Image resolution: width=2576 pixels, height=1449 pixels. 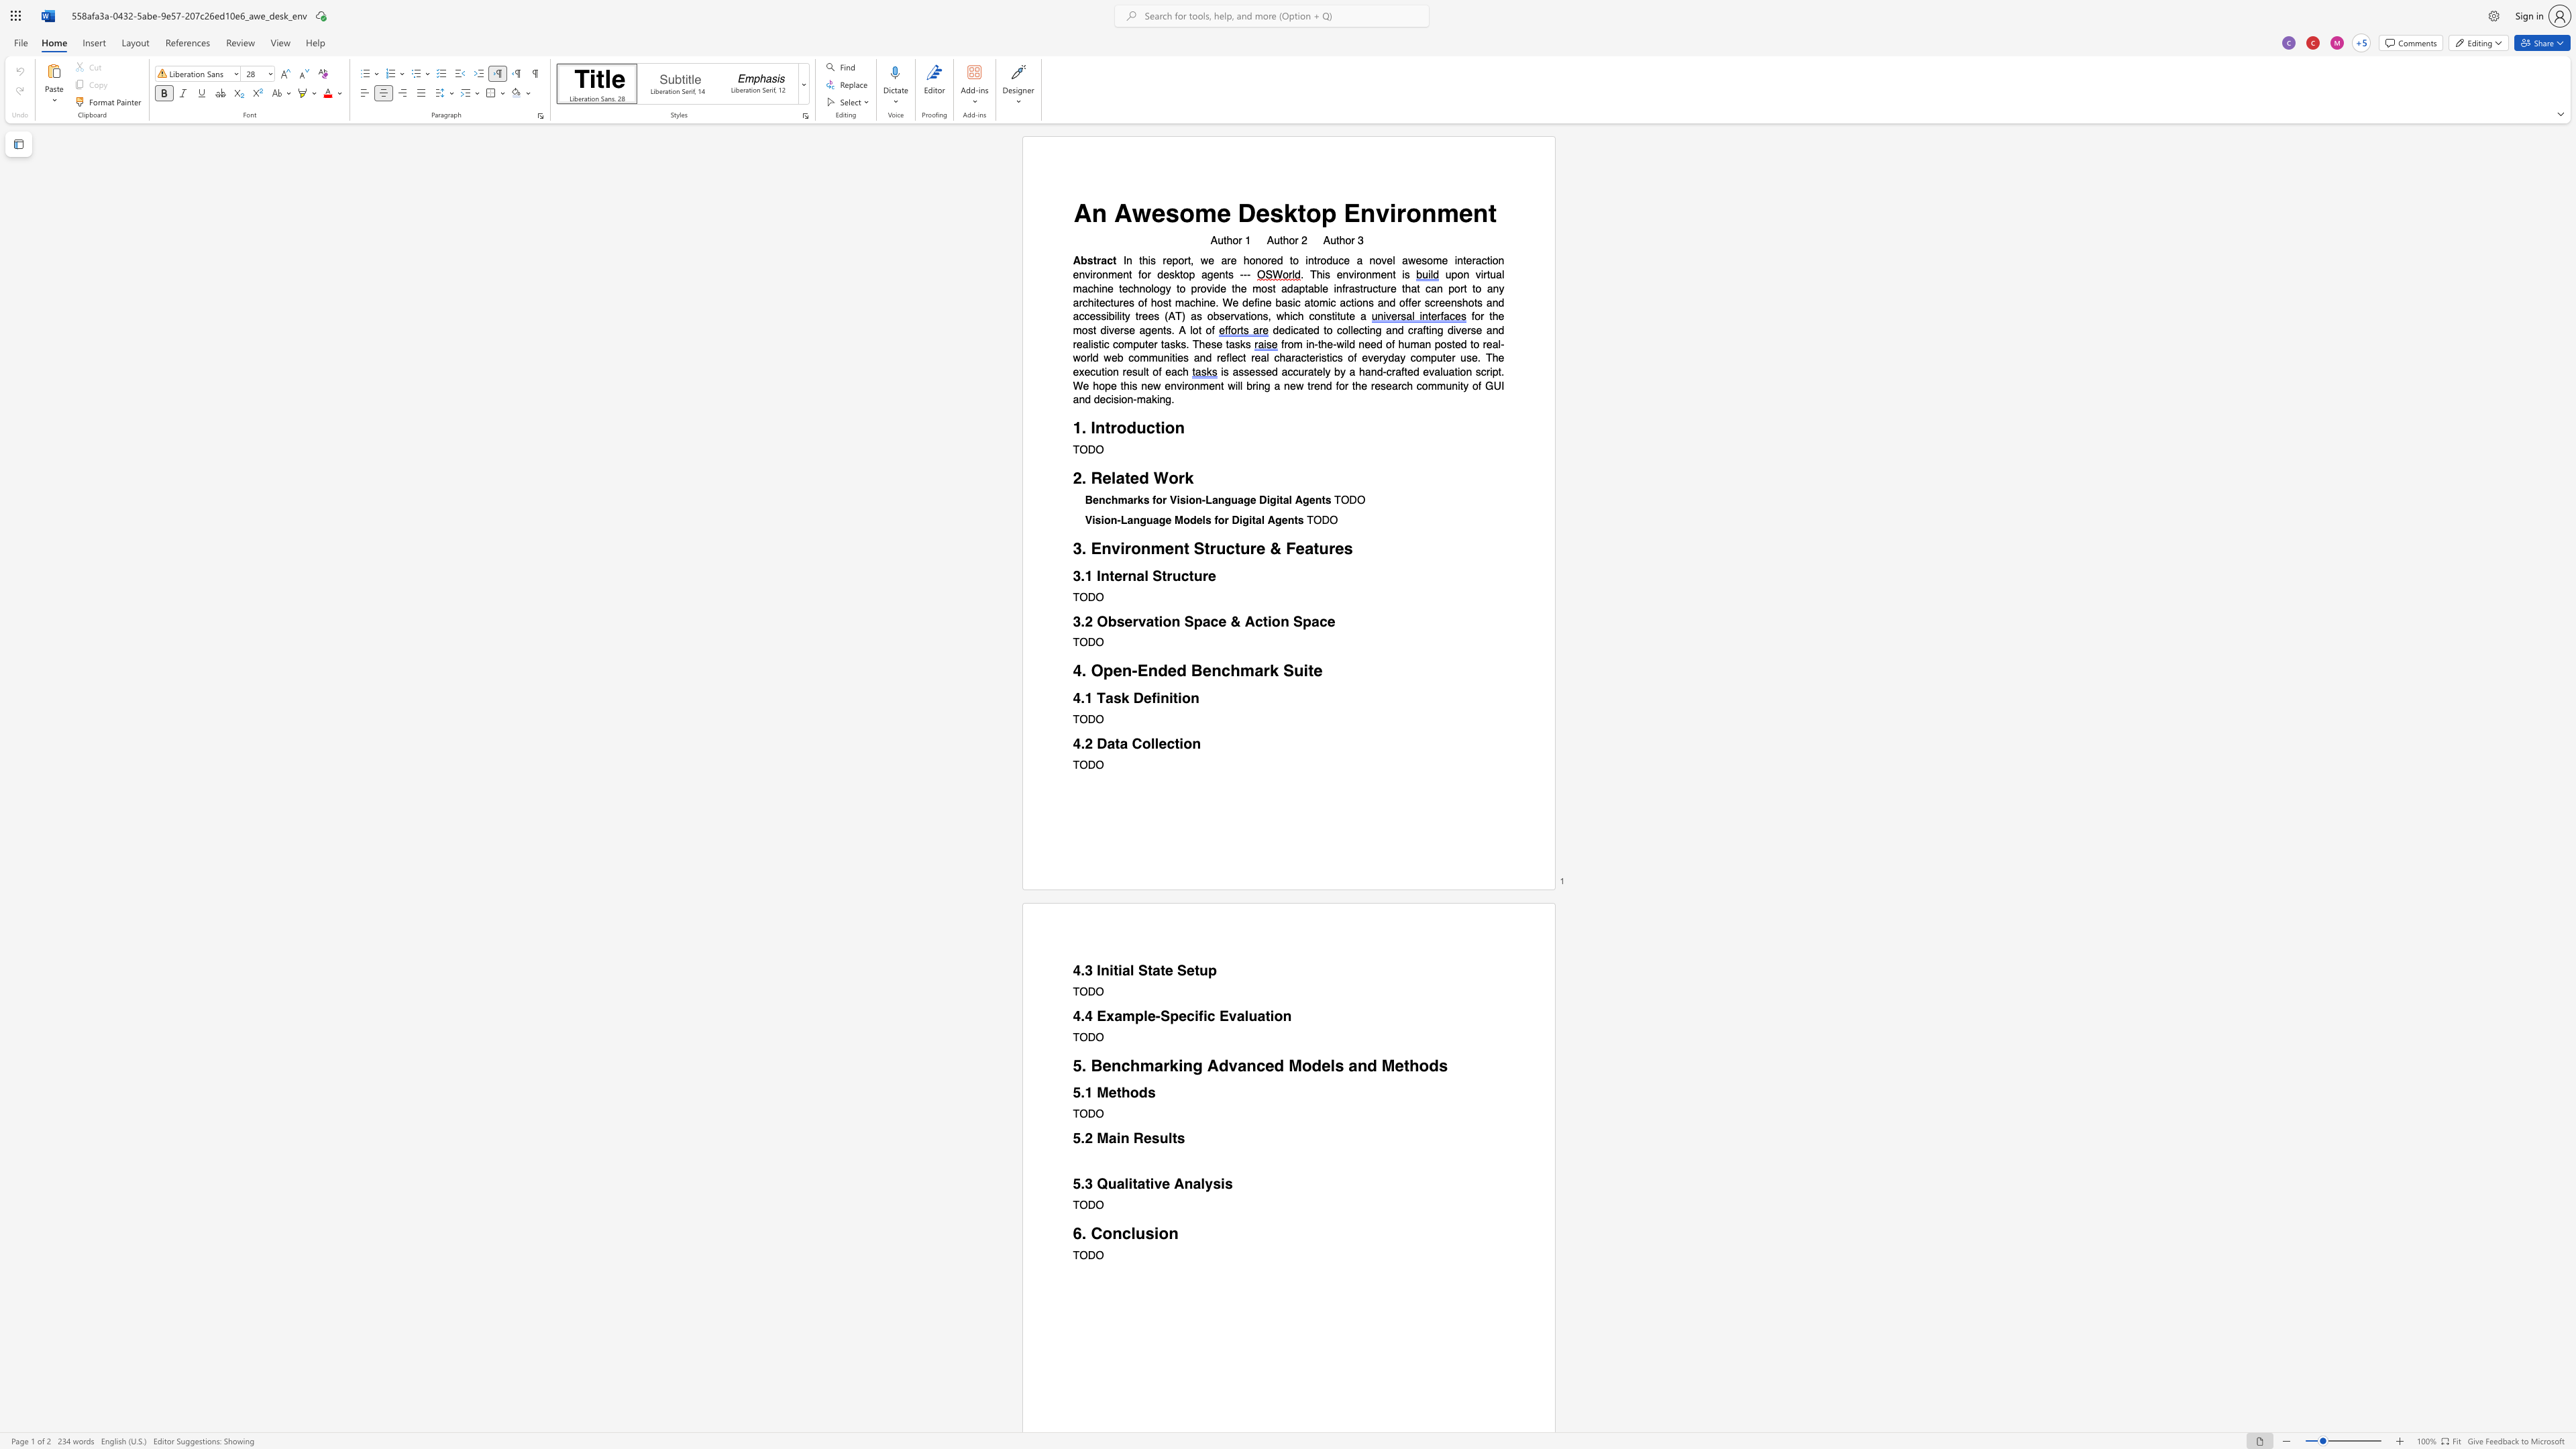 What do you see at coordinates (1081, 343) in the screenshot?
I see `the subset text "alisti" within the text "dedicated to collecting and crafting diverse and realistic computer tasks. These tasks"` at bounding box center [1081, 343].